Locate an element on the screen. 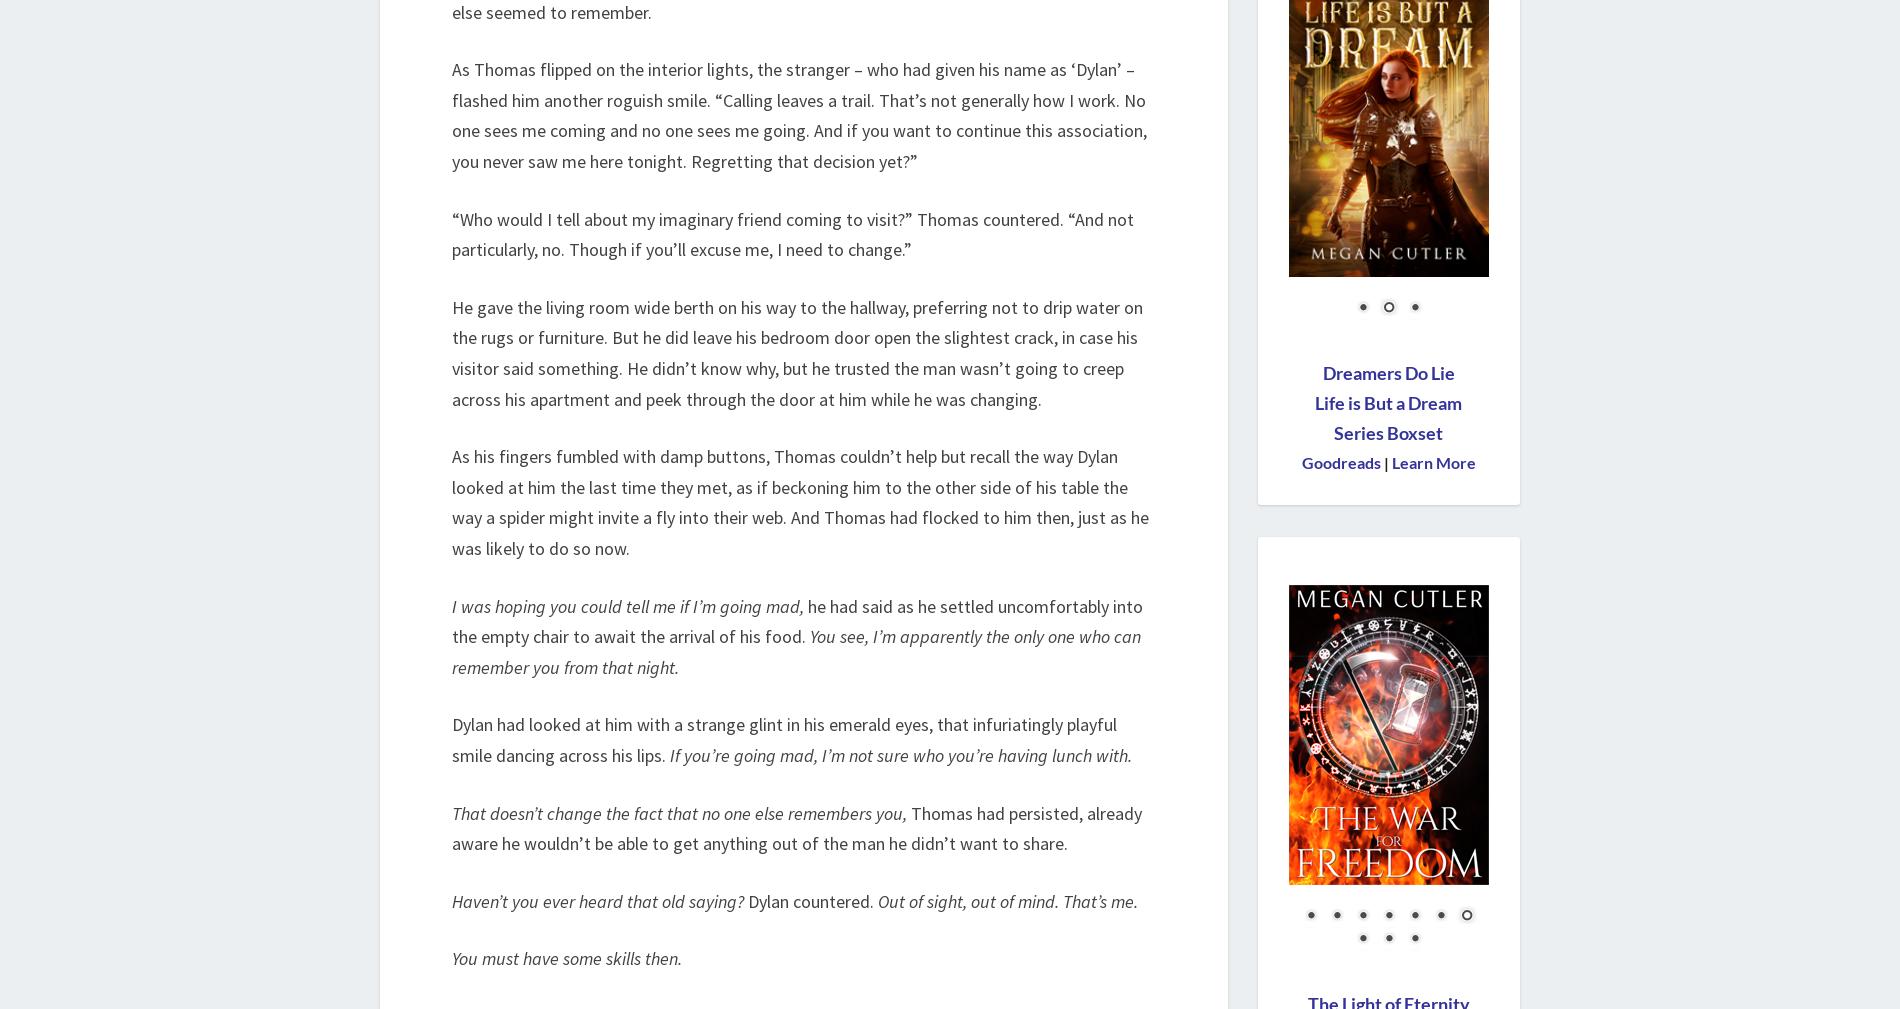  'He gave the living room wide berth on his way to the hallway, preferring not to drip water on the rugs or furniture. But he did leave his bedroom door open the slightest crack, in case his visitor said something. He didn’t know why, but he trusted the man wasn’t going to creep across his apartment and peek through the door at him while he was changing.' is located at coordinates (796, 351).